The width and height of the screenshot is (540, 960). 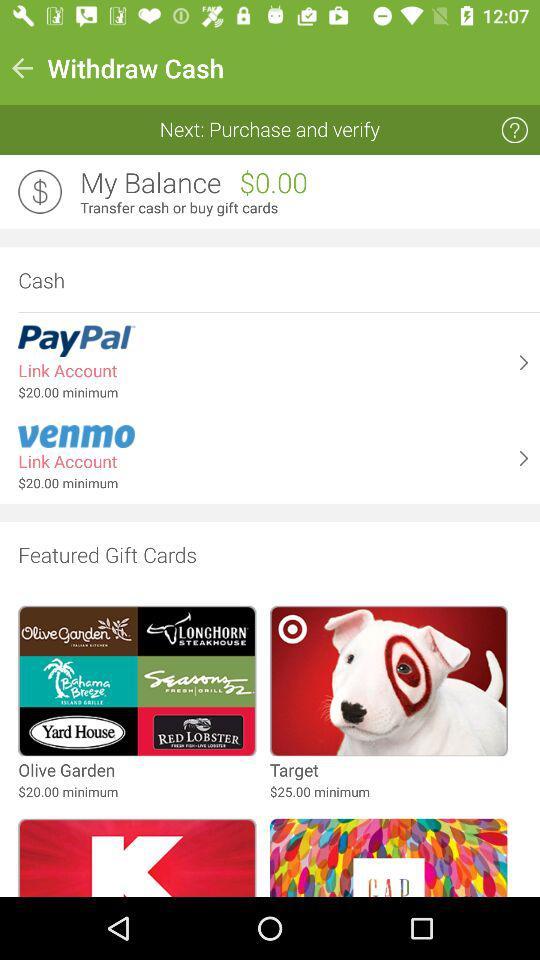 What do you see at coordinates (149, 183) in the screenshot?
I see `icon to the left of the $0.00 item` at bounding box center [149, 183].